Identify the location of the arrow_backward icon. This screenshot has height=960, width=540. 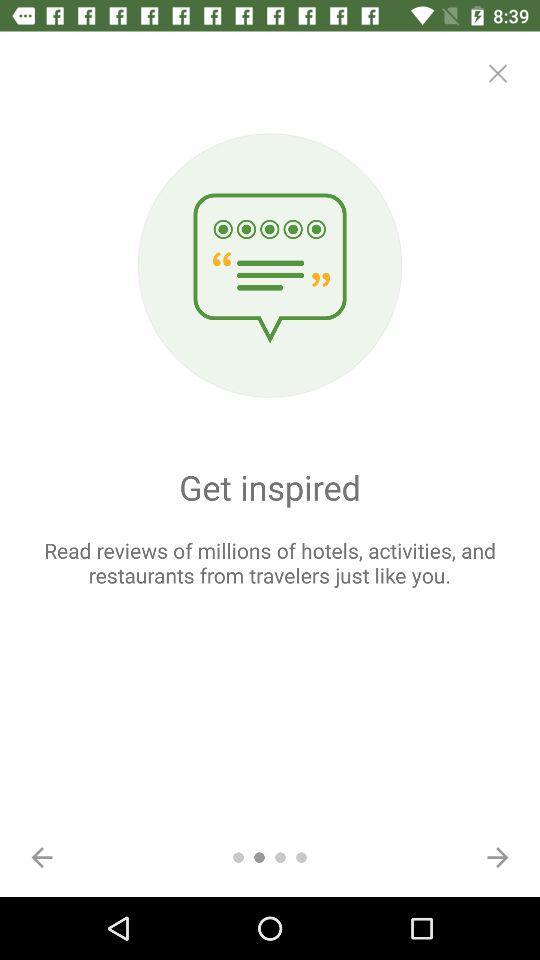
(42, 856).